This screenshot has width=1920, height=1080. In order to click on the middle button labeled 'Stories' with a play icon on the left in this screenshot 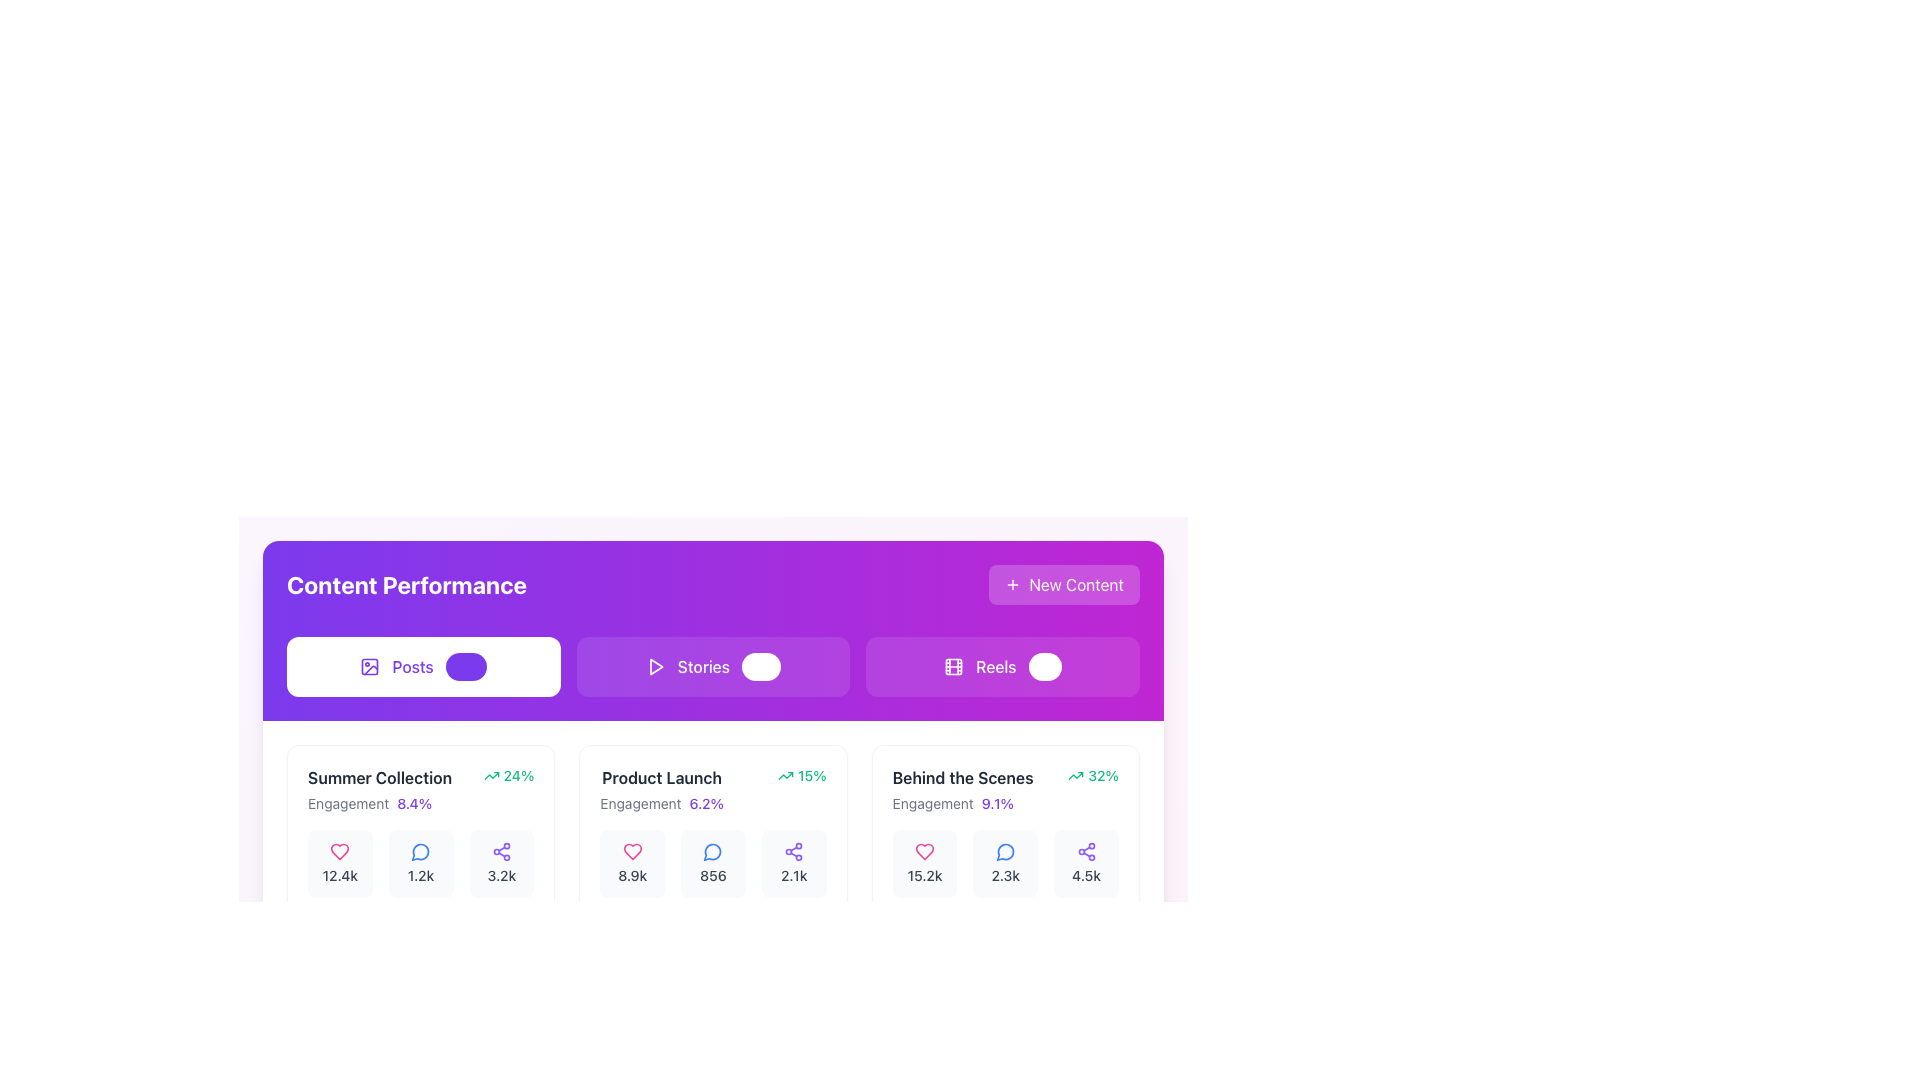, I will do `click(713, 667)`.